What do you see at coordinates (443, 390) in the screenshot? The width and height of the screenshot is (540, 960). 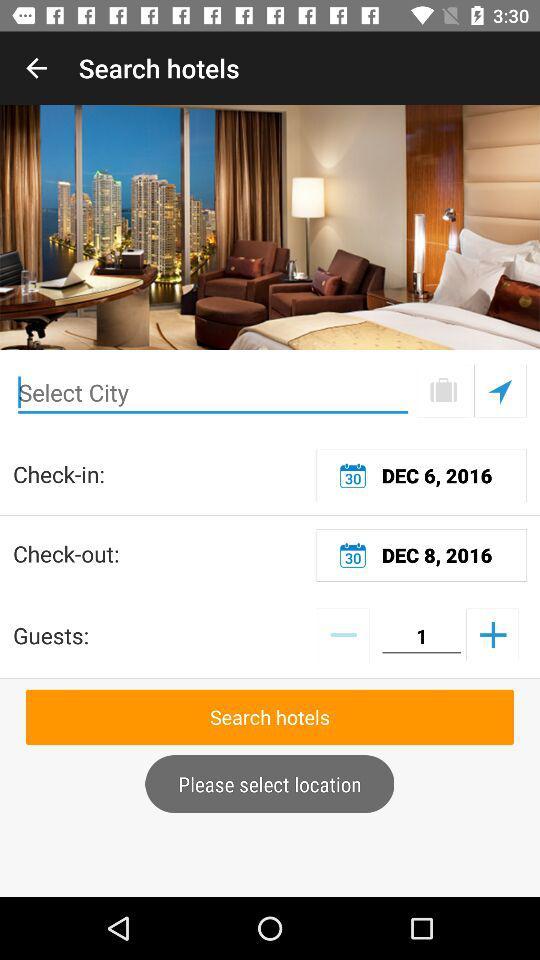 I see `page` at bounding box center [443, 390].